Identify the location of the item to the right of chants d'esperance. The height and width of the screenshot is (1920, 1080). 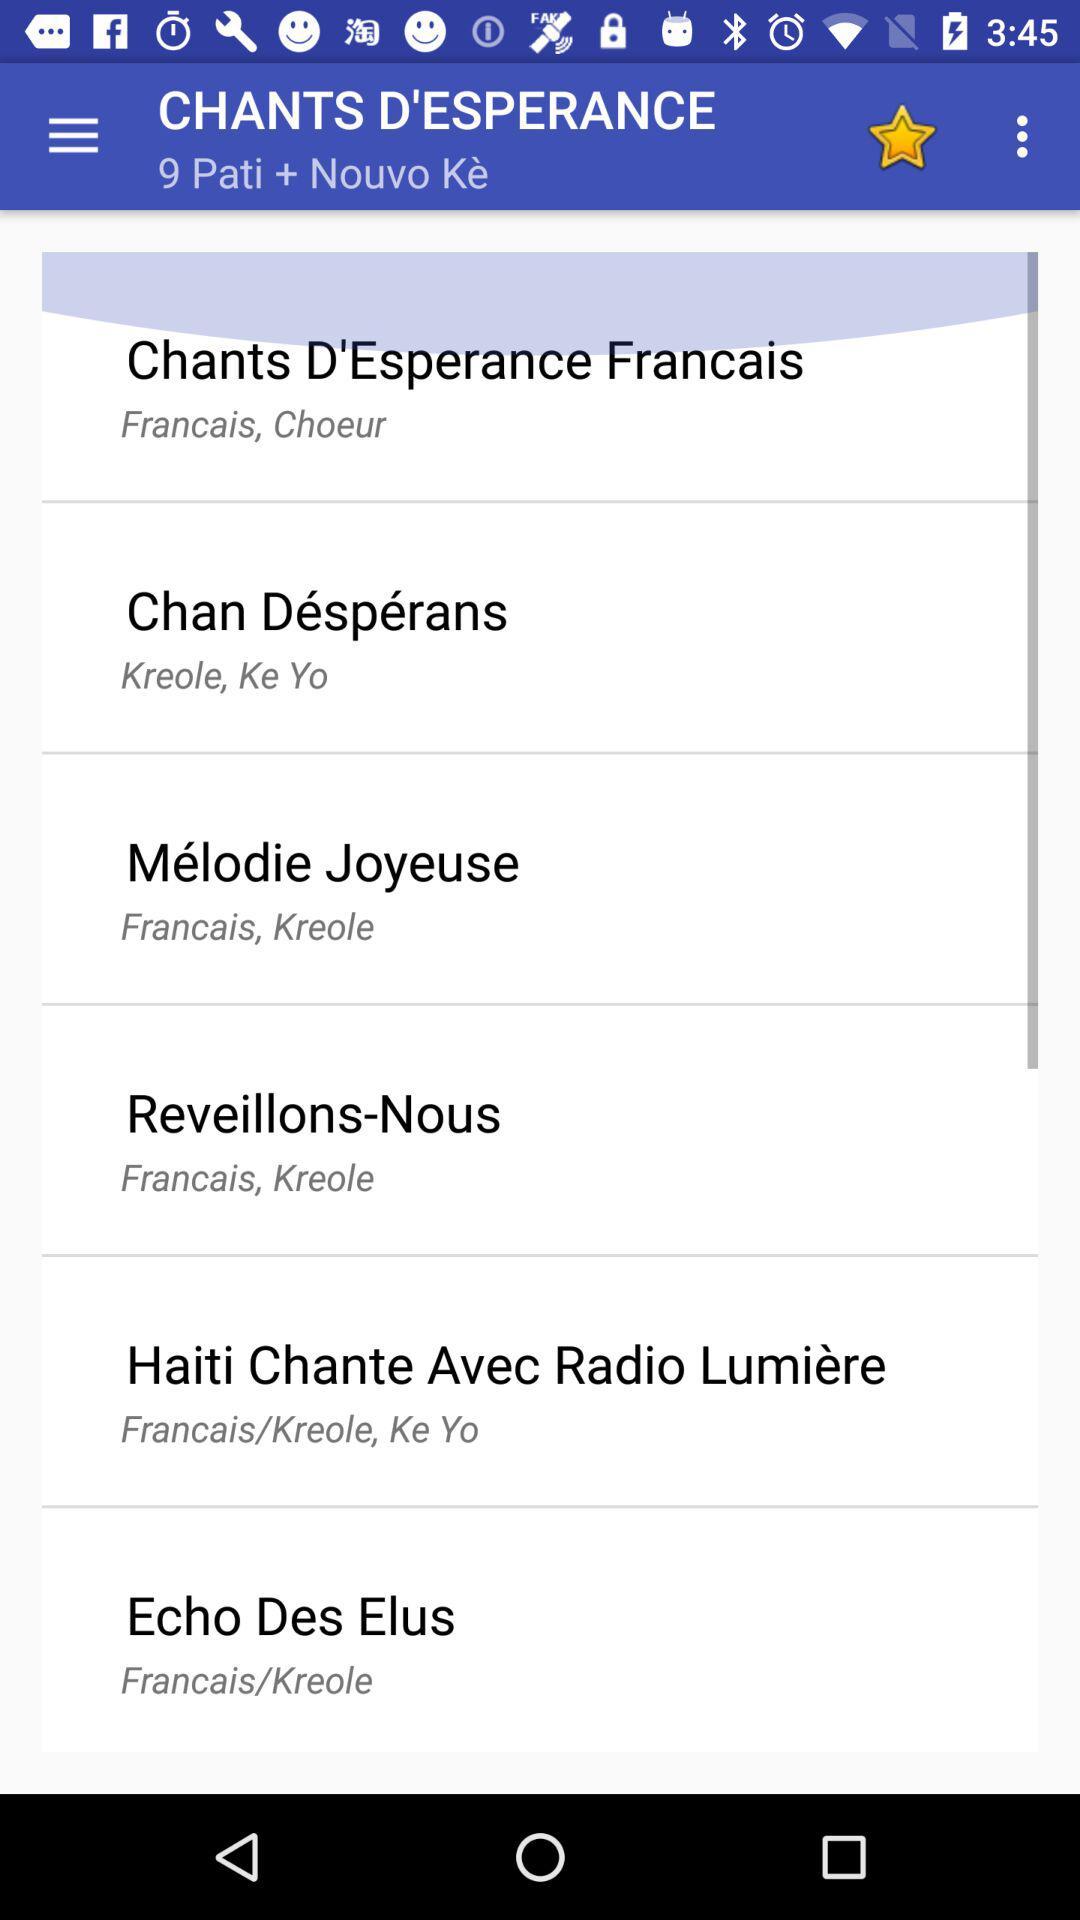
(901, 135).